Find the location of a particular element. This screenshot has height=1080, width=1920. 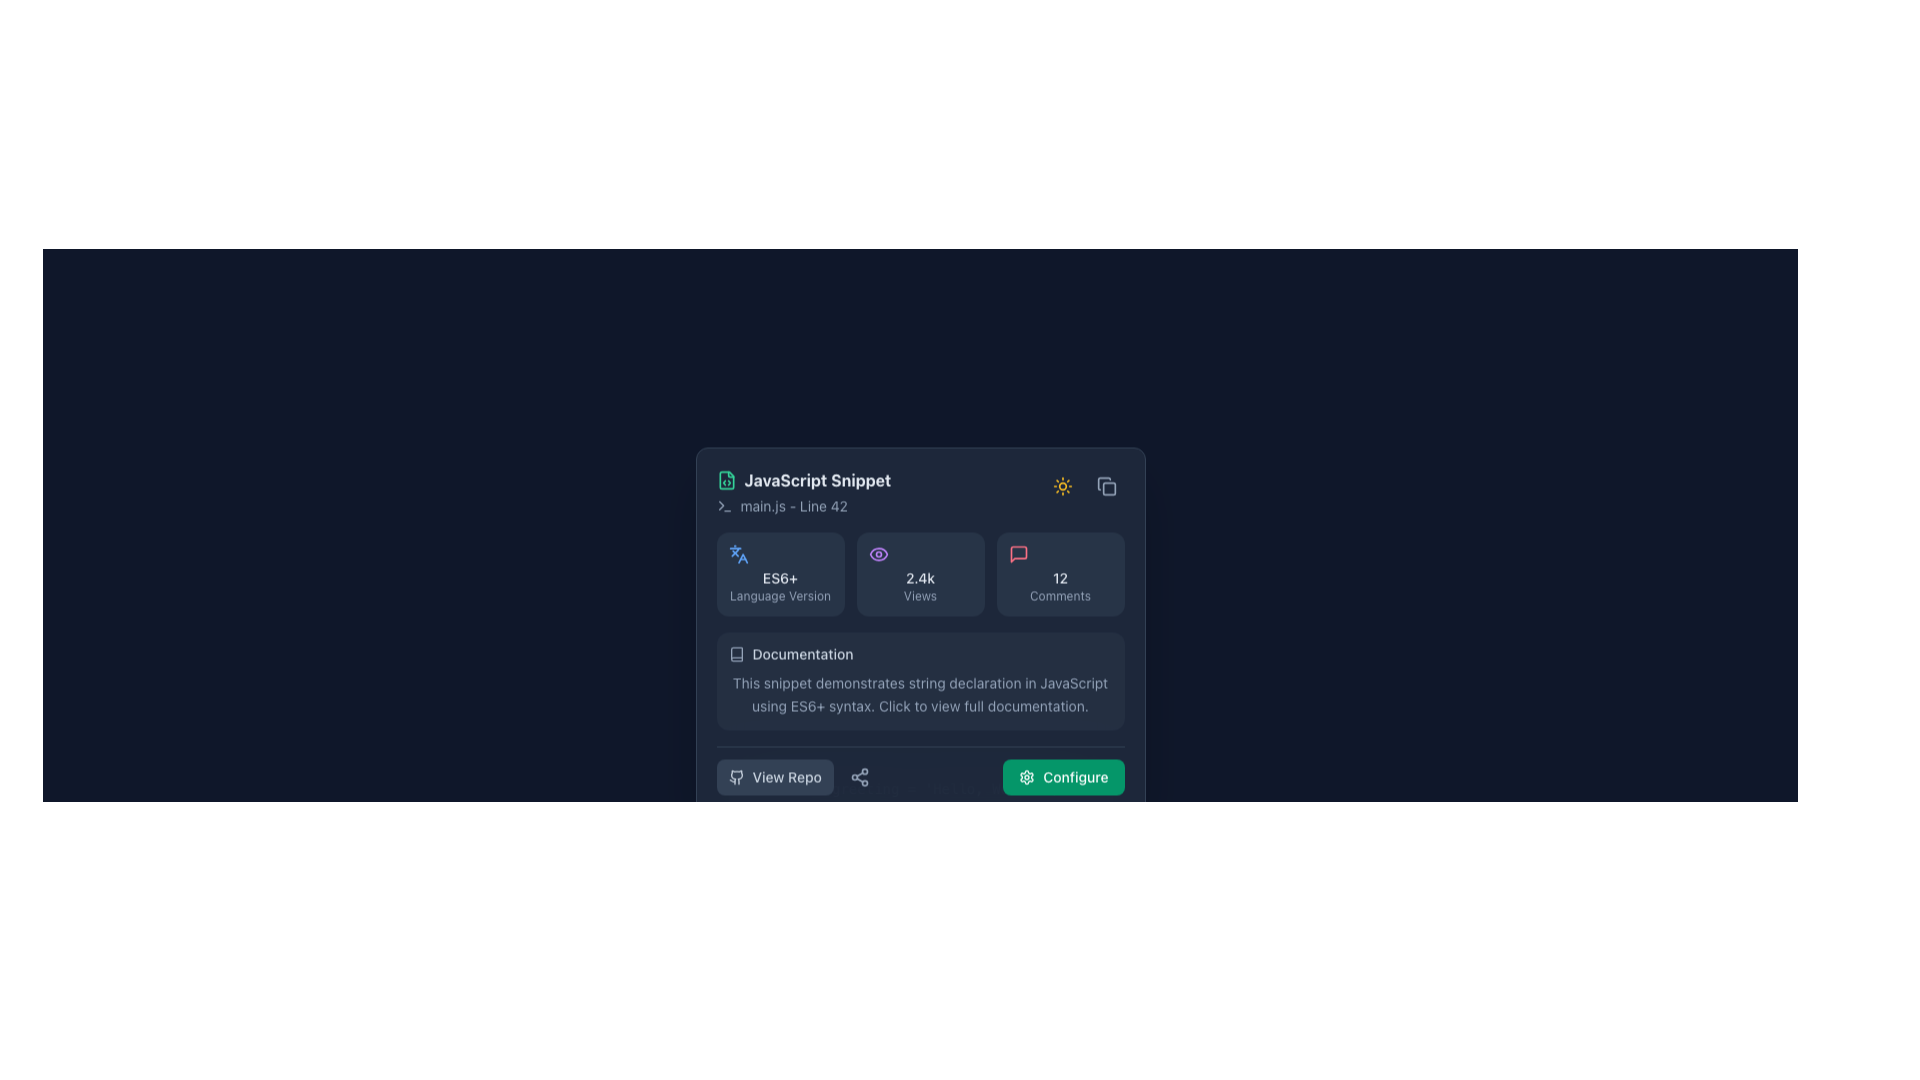

the Text label that indicates the context of the '2.4k' views metric, located directly below the numerical representation of views is located at coordinates (919, 595).